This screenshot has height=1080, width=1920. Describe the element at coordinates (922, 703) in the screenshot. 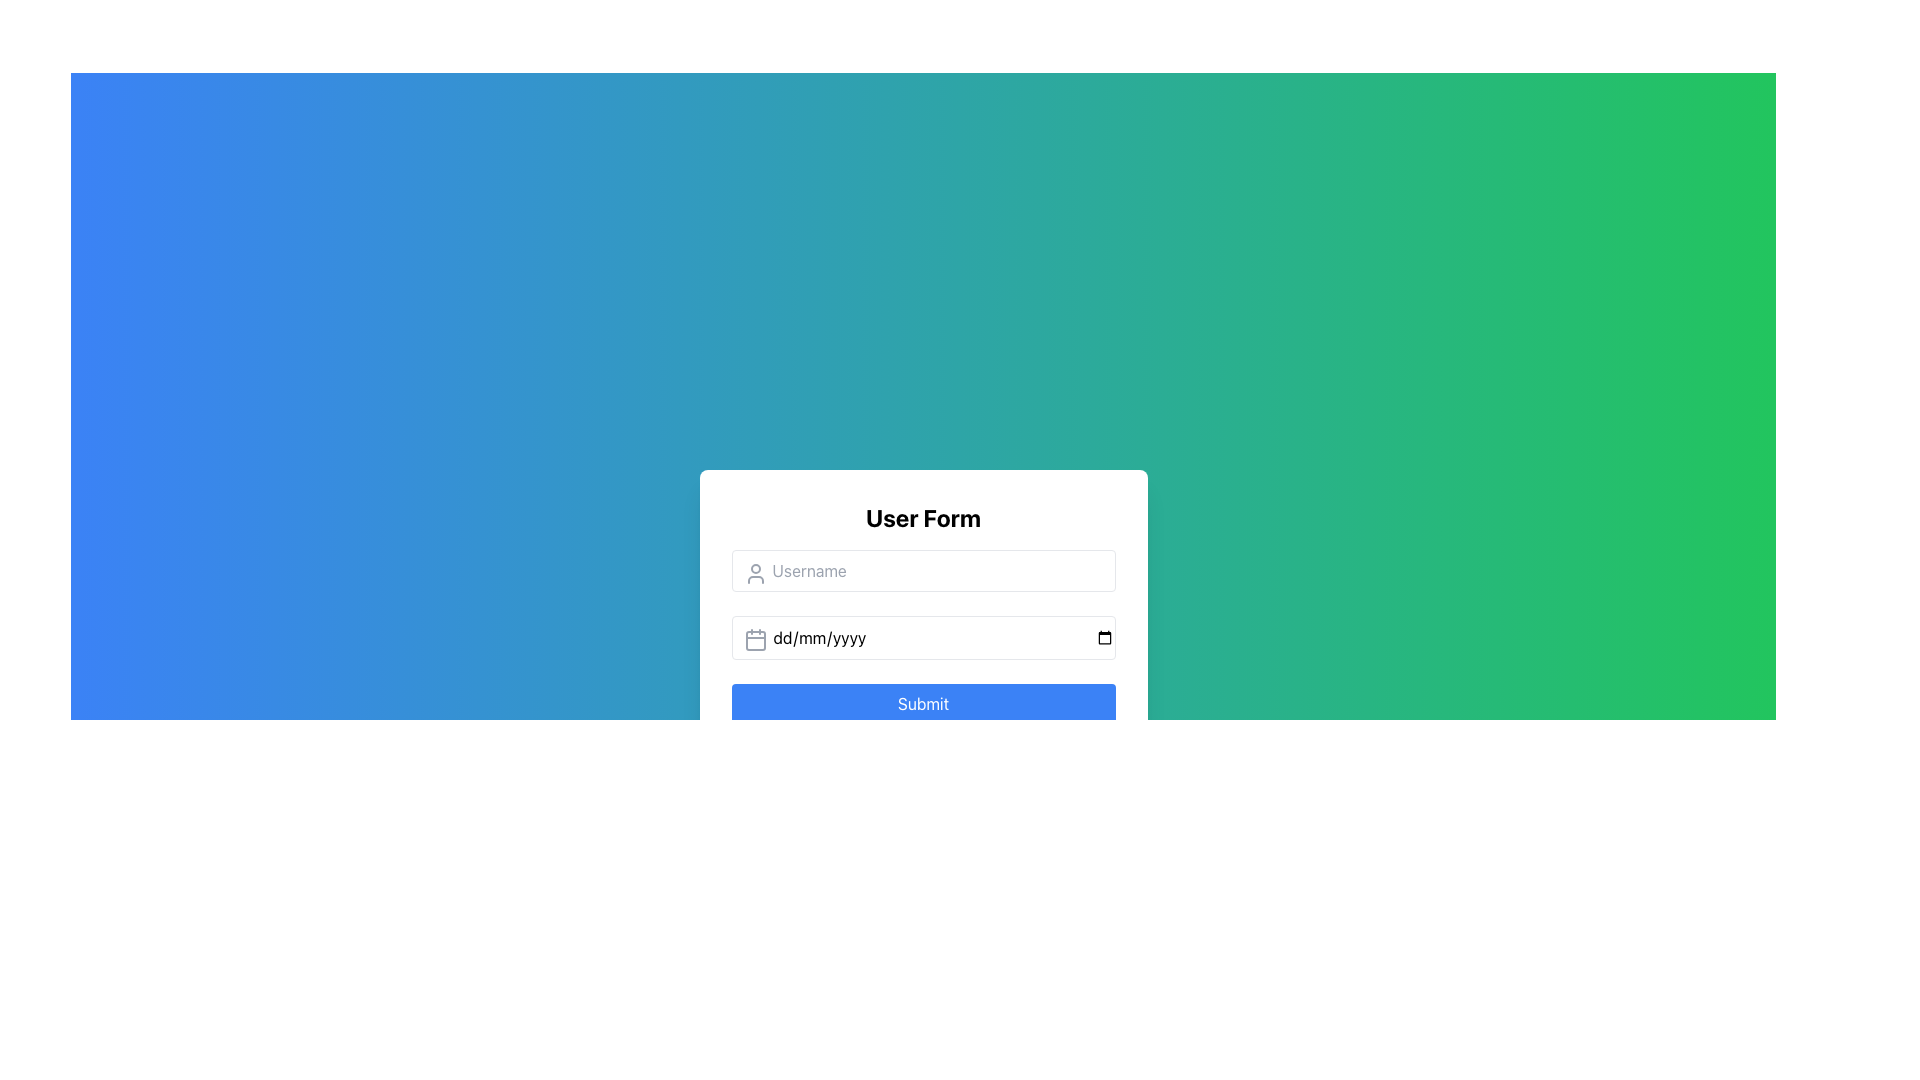

I see `the submit button located at the bottom of the user form` at that location.